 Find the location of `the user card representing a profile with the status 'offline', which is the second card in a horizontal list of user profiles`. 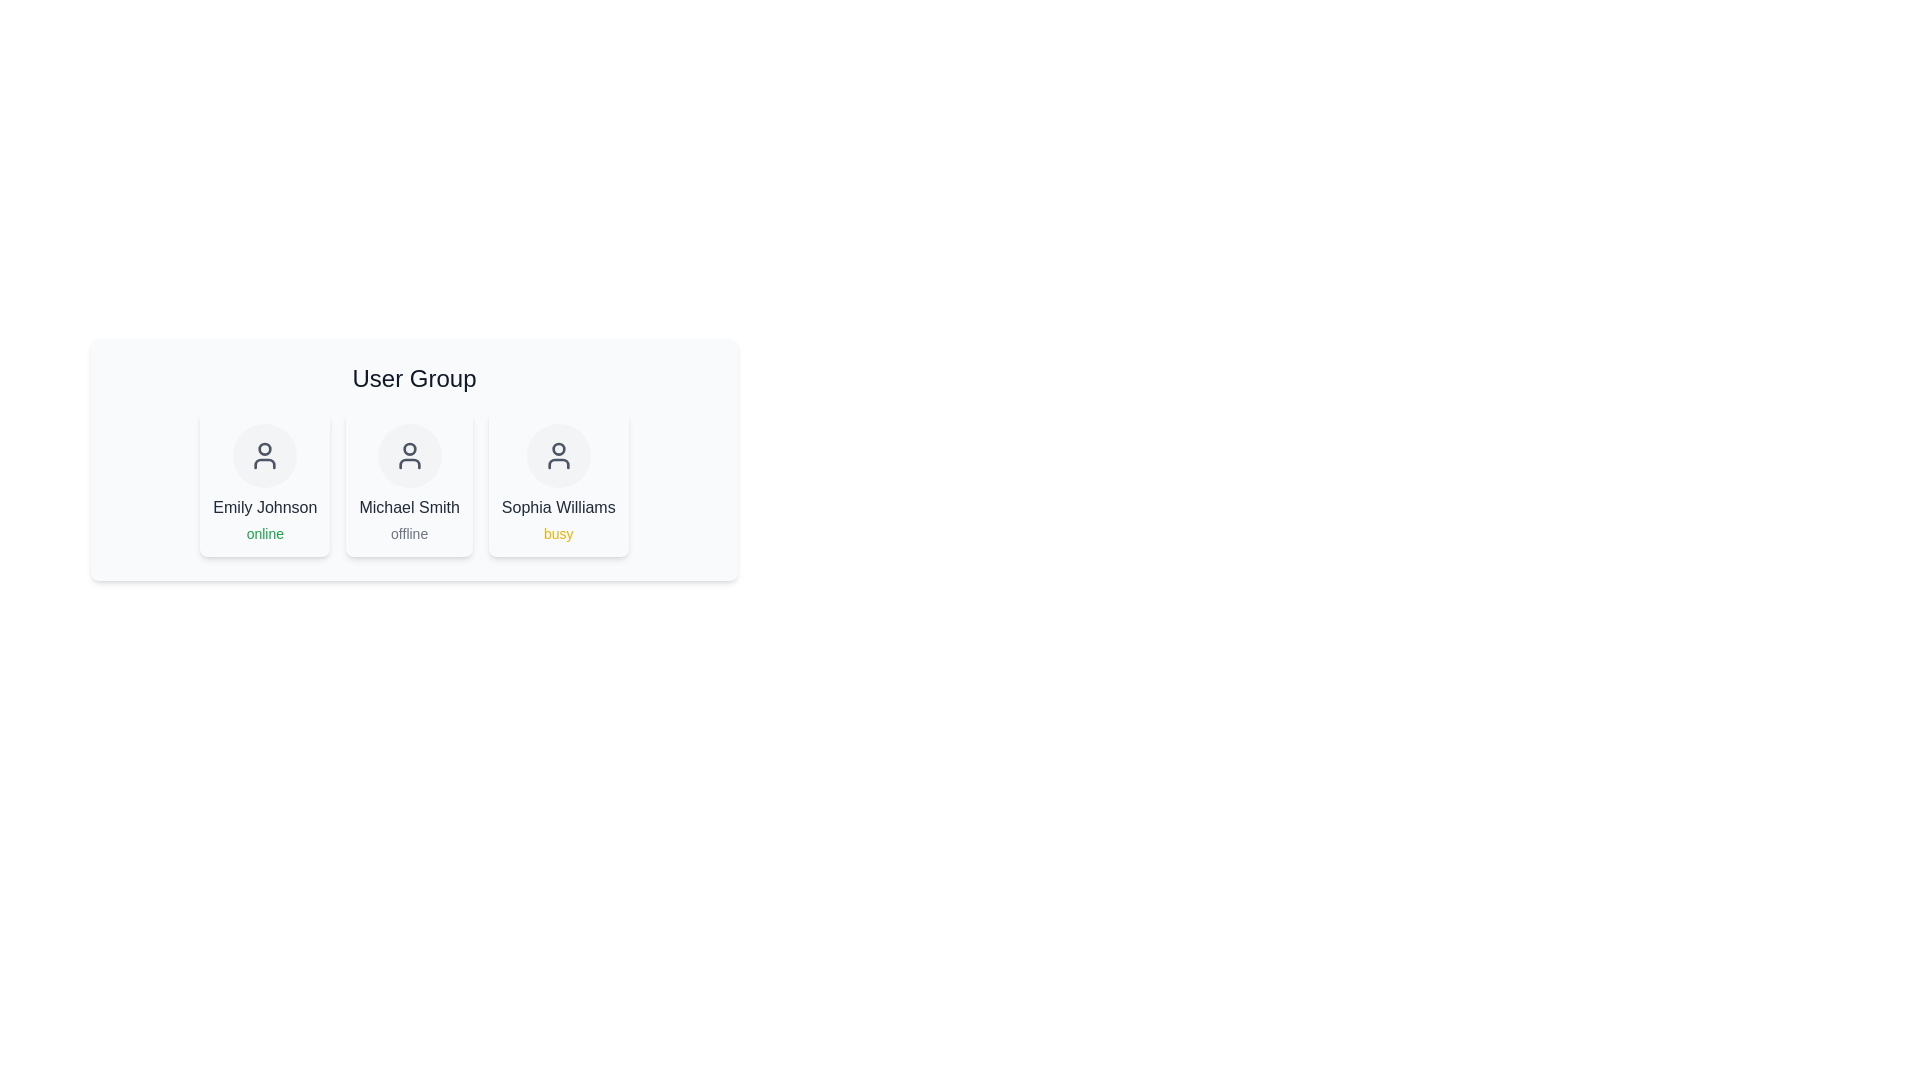

the user card representing a profile with the status 'offline', which is the second card in a horizontal list of user profiles is located at coordinates (408, 483).